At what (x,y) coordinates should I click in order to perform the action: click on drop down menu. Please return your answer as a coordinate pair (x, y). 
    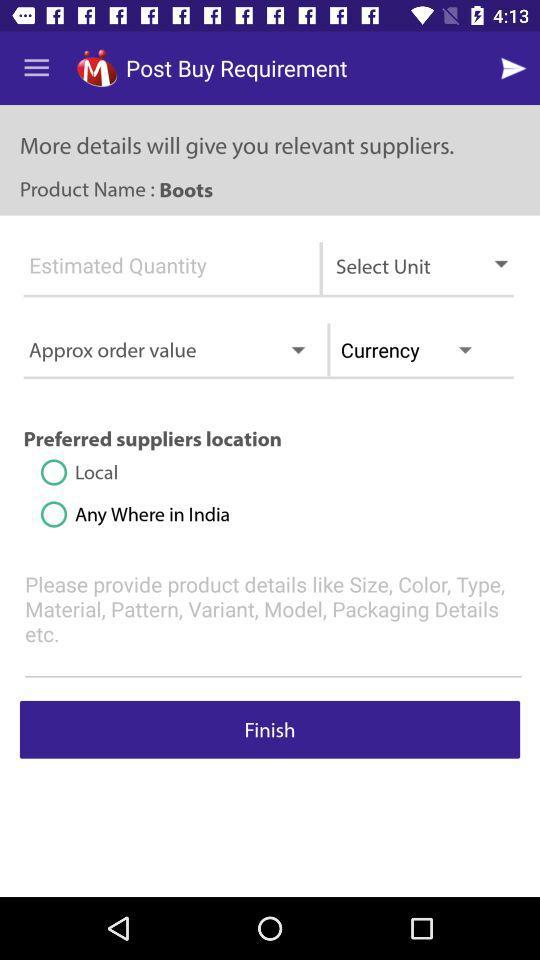
    Looking at the image, I should click on (158, 273).